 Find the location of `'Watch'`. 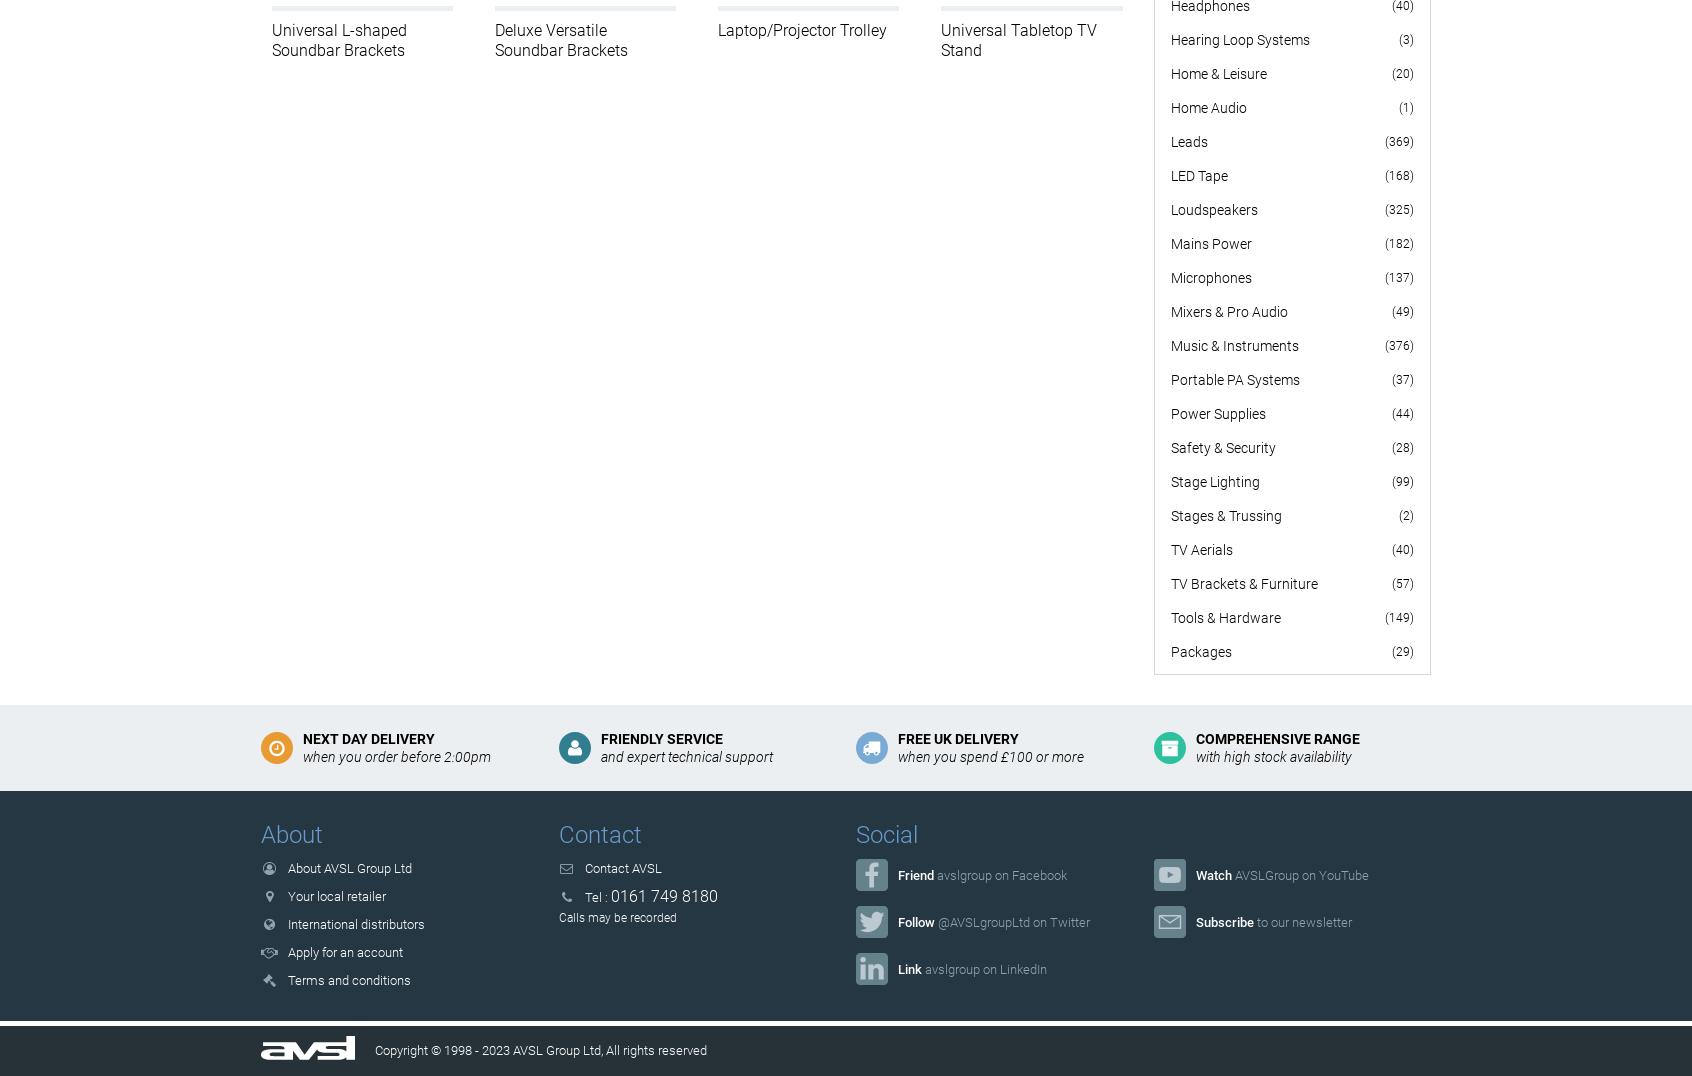

'Watch' is located at coordinates (1194, 874).